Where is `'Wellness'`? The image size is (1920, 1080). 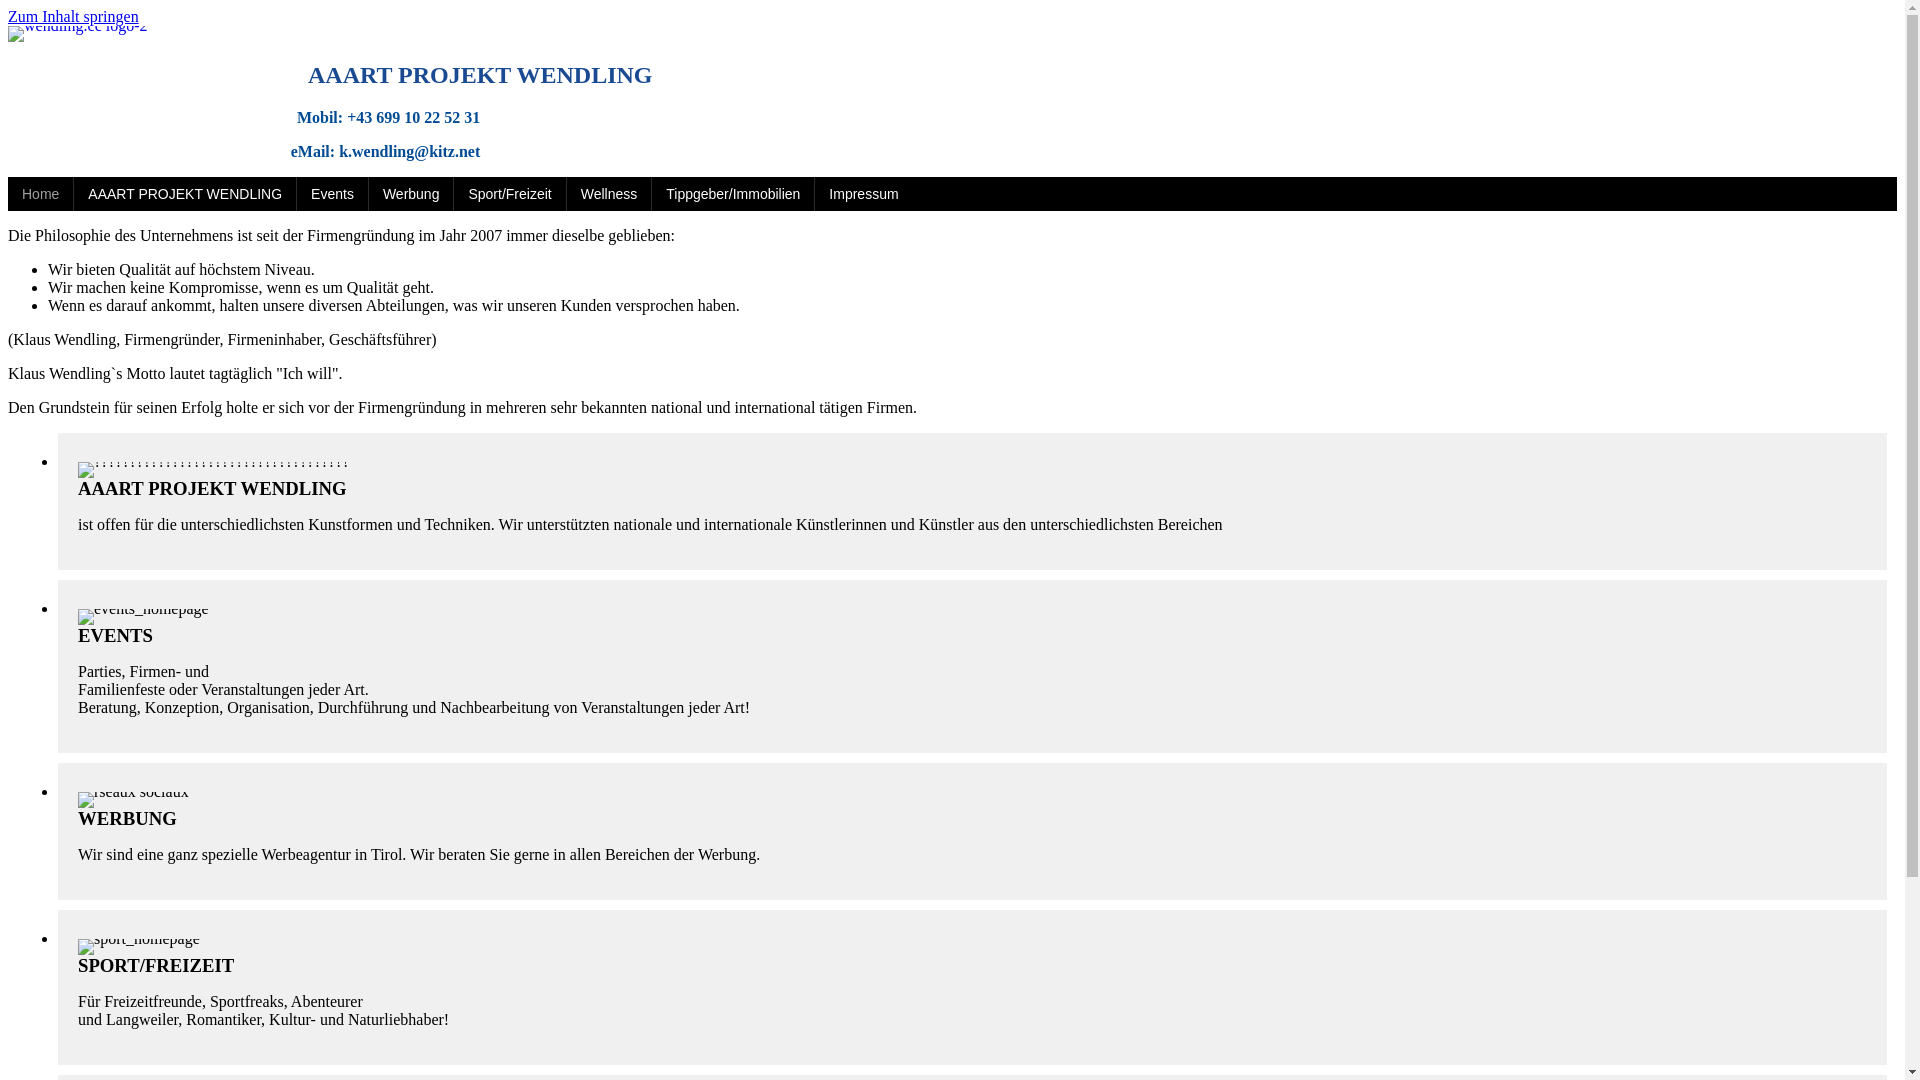 'Wellness' is located at coordinates (608, 193).